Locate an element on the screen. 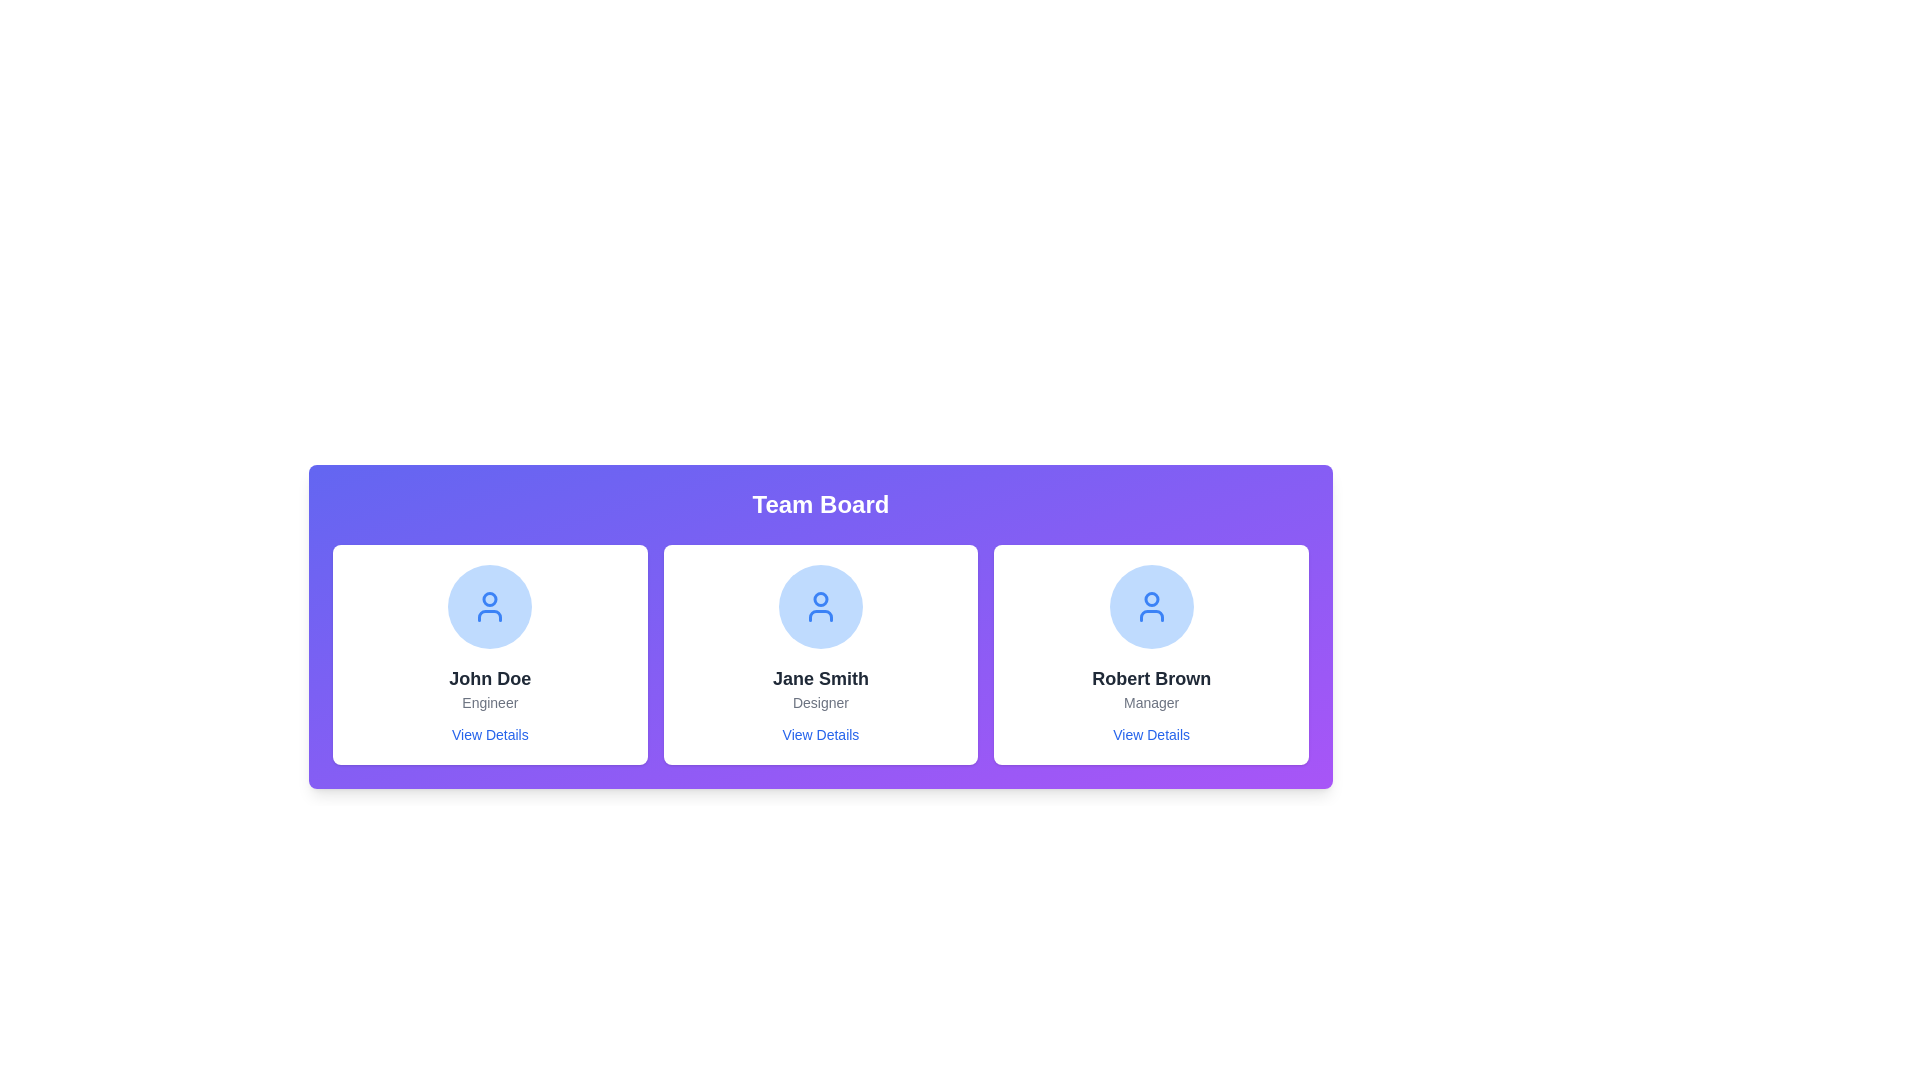  the profile icon of Robert Brown, located at the top-center of the card labeled 'Robert Brown, Manager', which is the third card from the left in the horizontal arrangement of team members is located at coordinates (1151, 605).